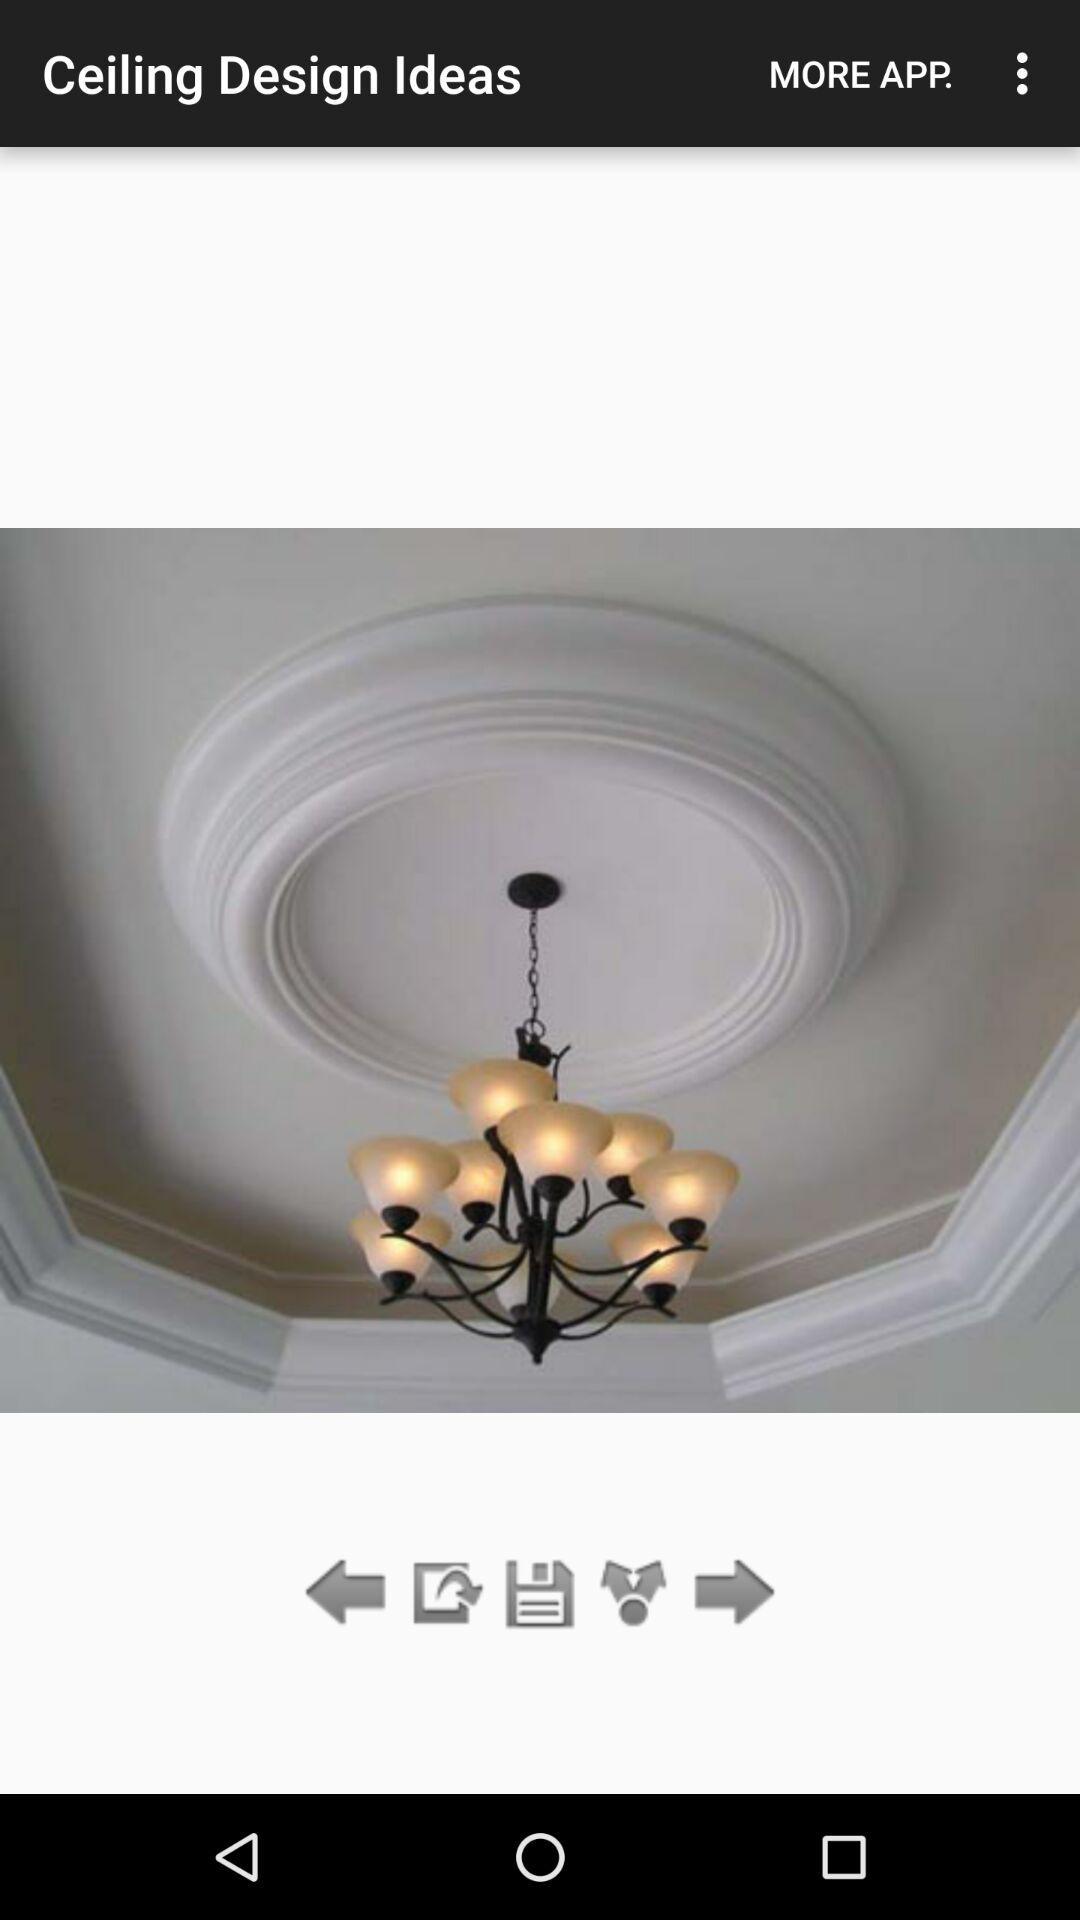  Describe the element at coordinates (729, 1593) in the screenshot. I see `go forward` at that location.